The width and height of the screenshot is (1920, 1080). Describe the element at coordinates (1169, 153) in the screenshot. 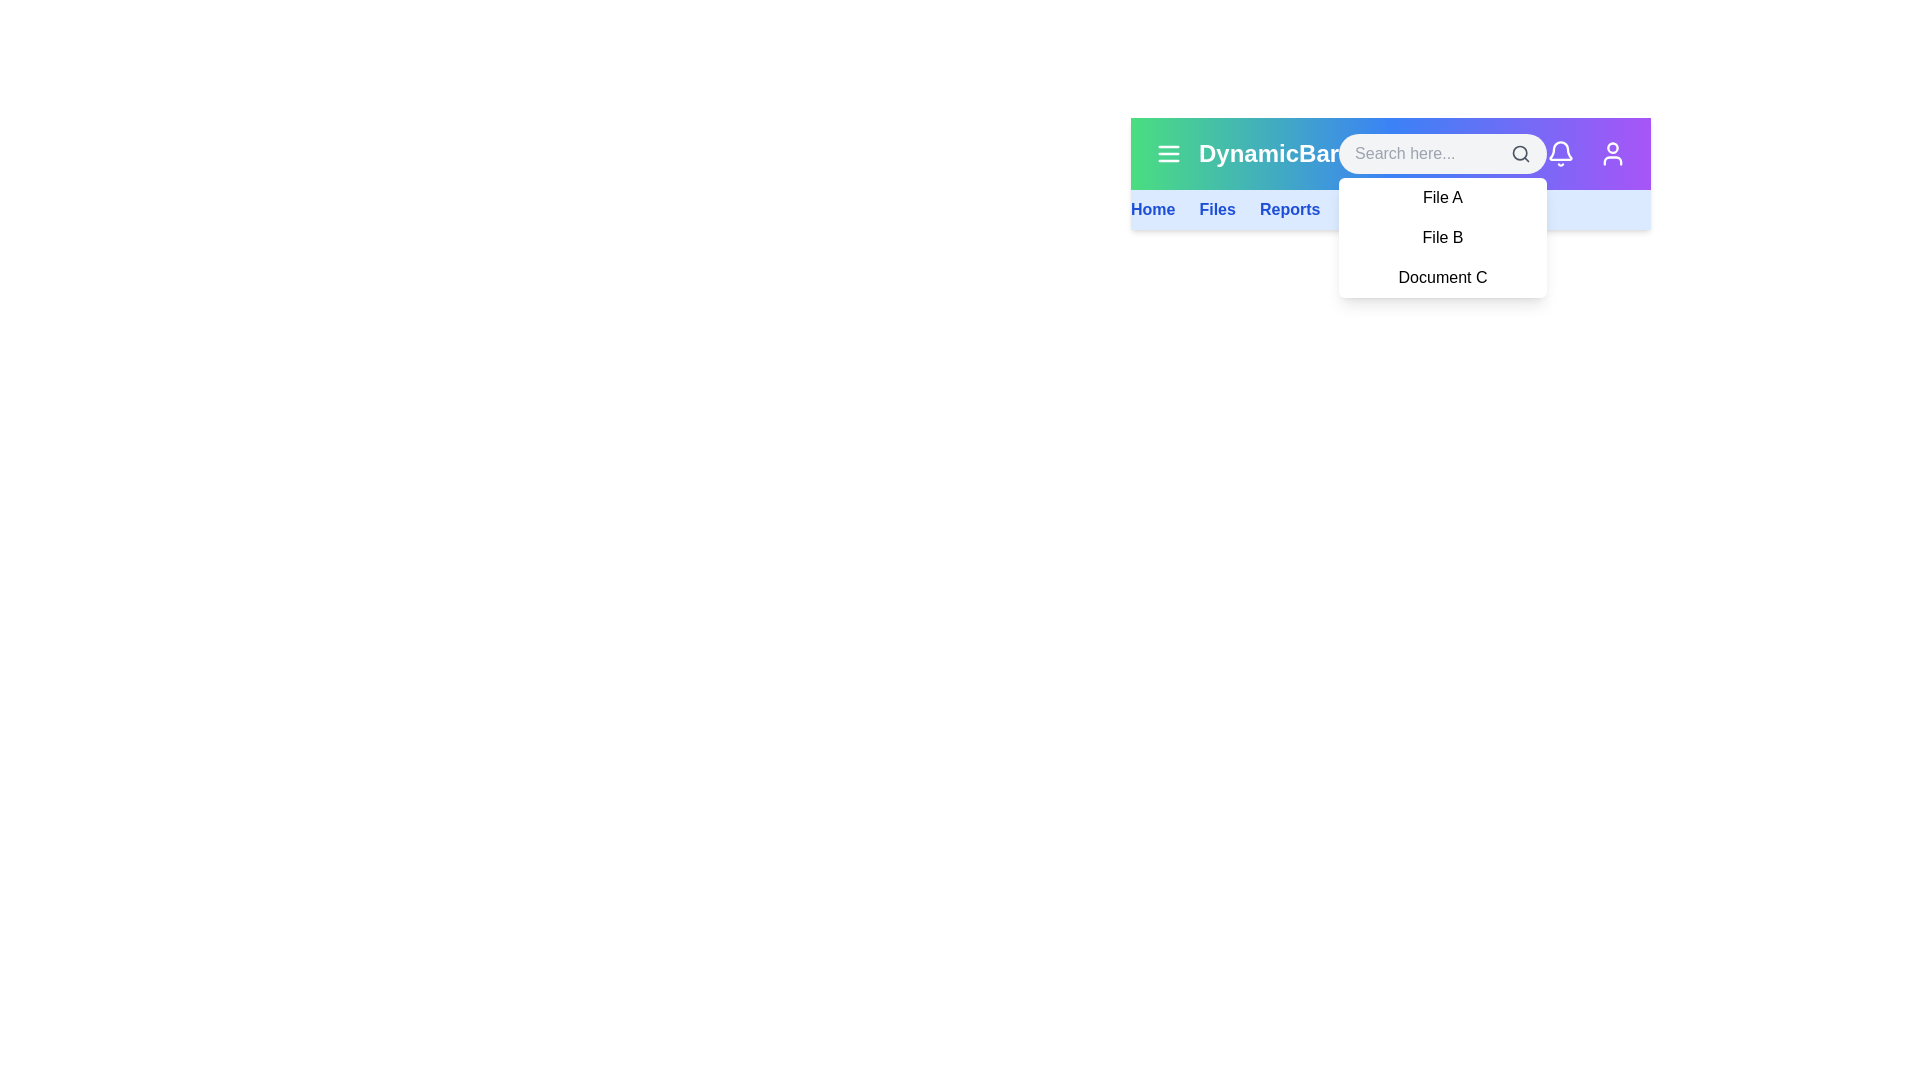

I see `the menu icon to toggle the menu` at that location.